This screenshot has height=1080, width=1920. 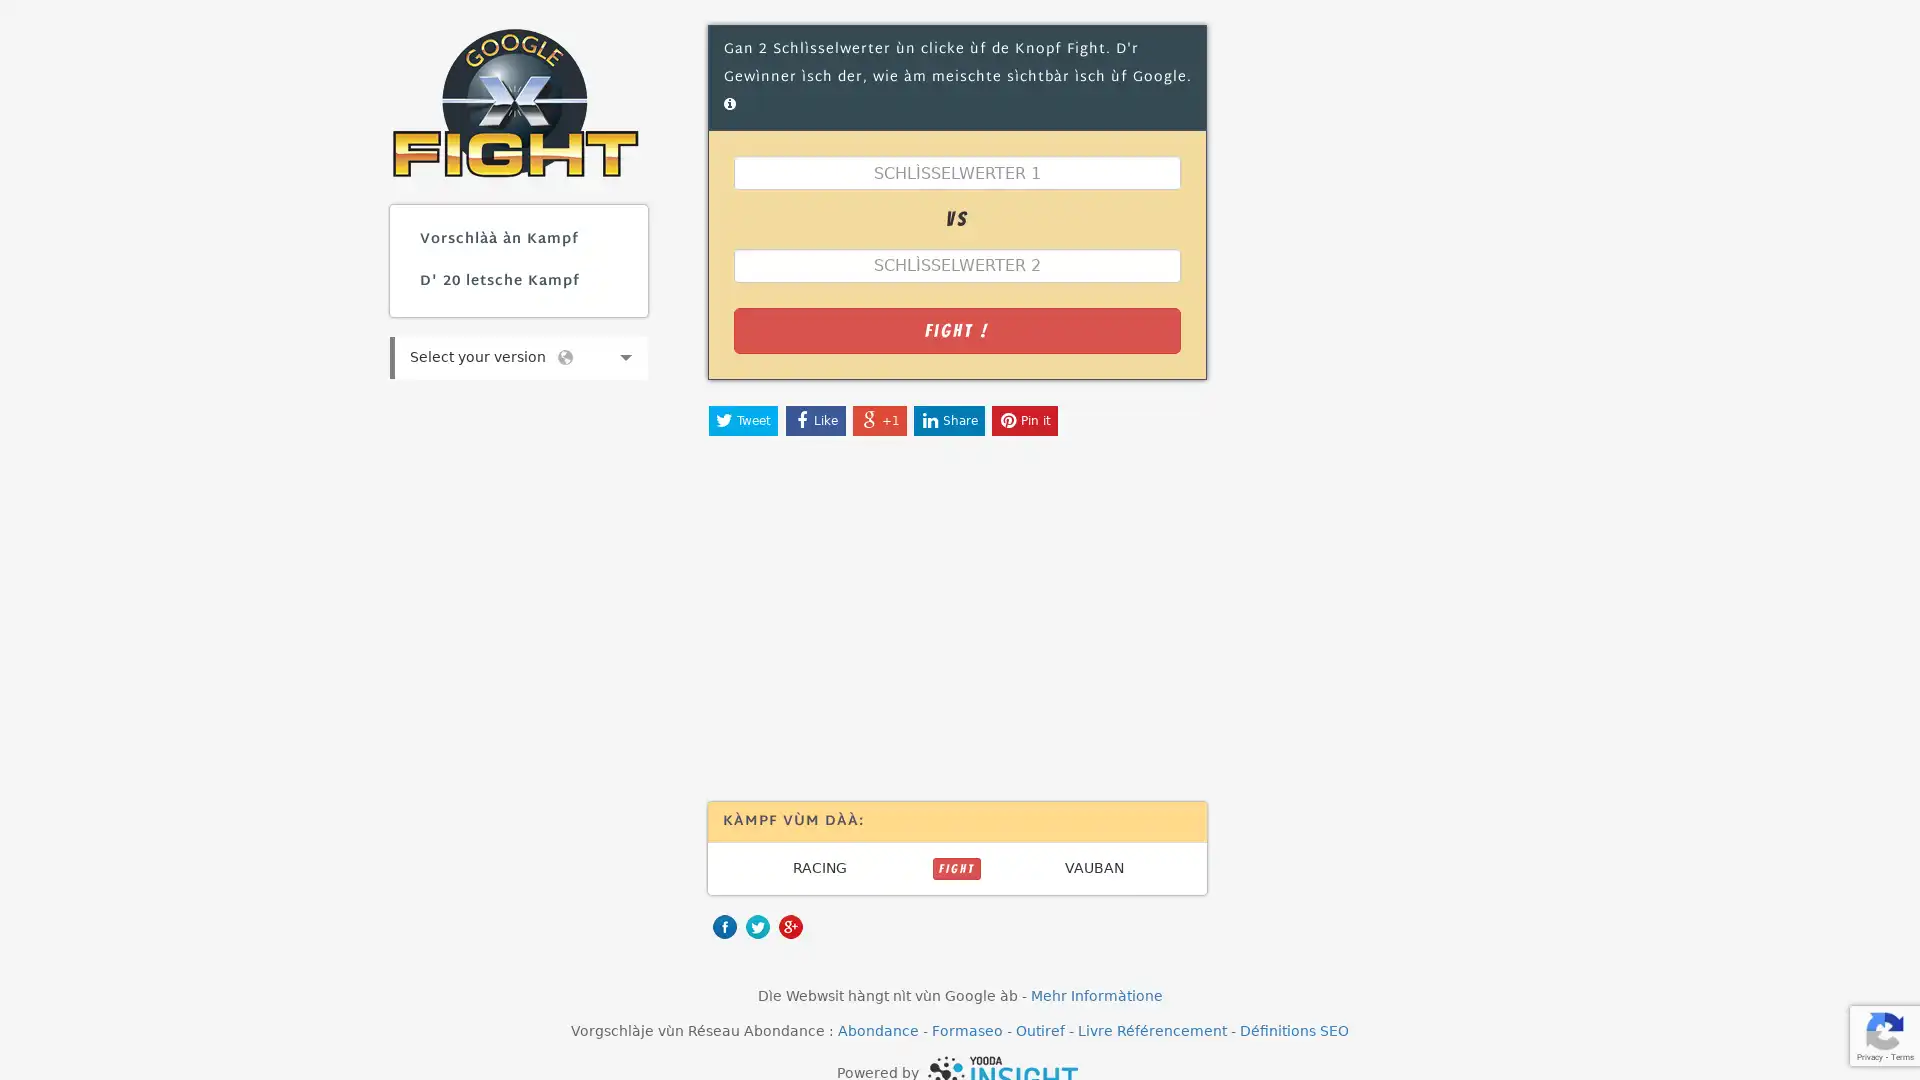 What do you see at coordinates (955, 329) in the screenshot?
I see `Fight !` at bounding box center [955, 329].